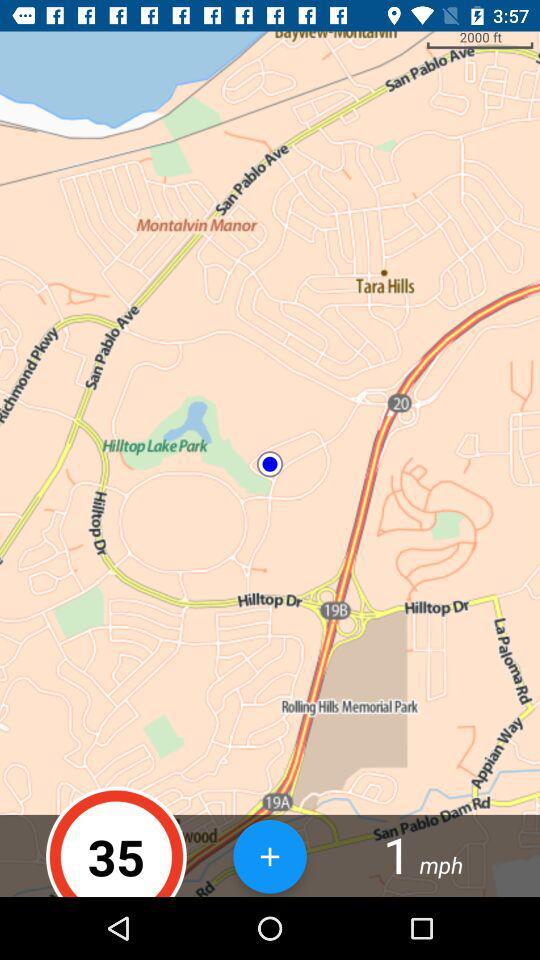 This screenshot has width=540, height=960. I want to click on the item next to the 35 item, so click(270, 855).